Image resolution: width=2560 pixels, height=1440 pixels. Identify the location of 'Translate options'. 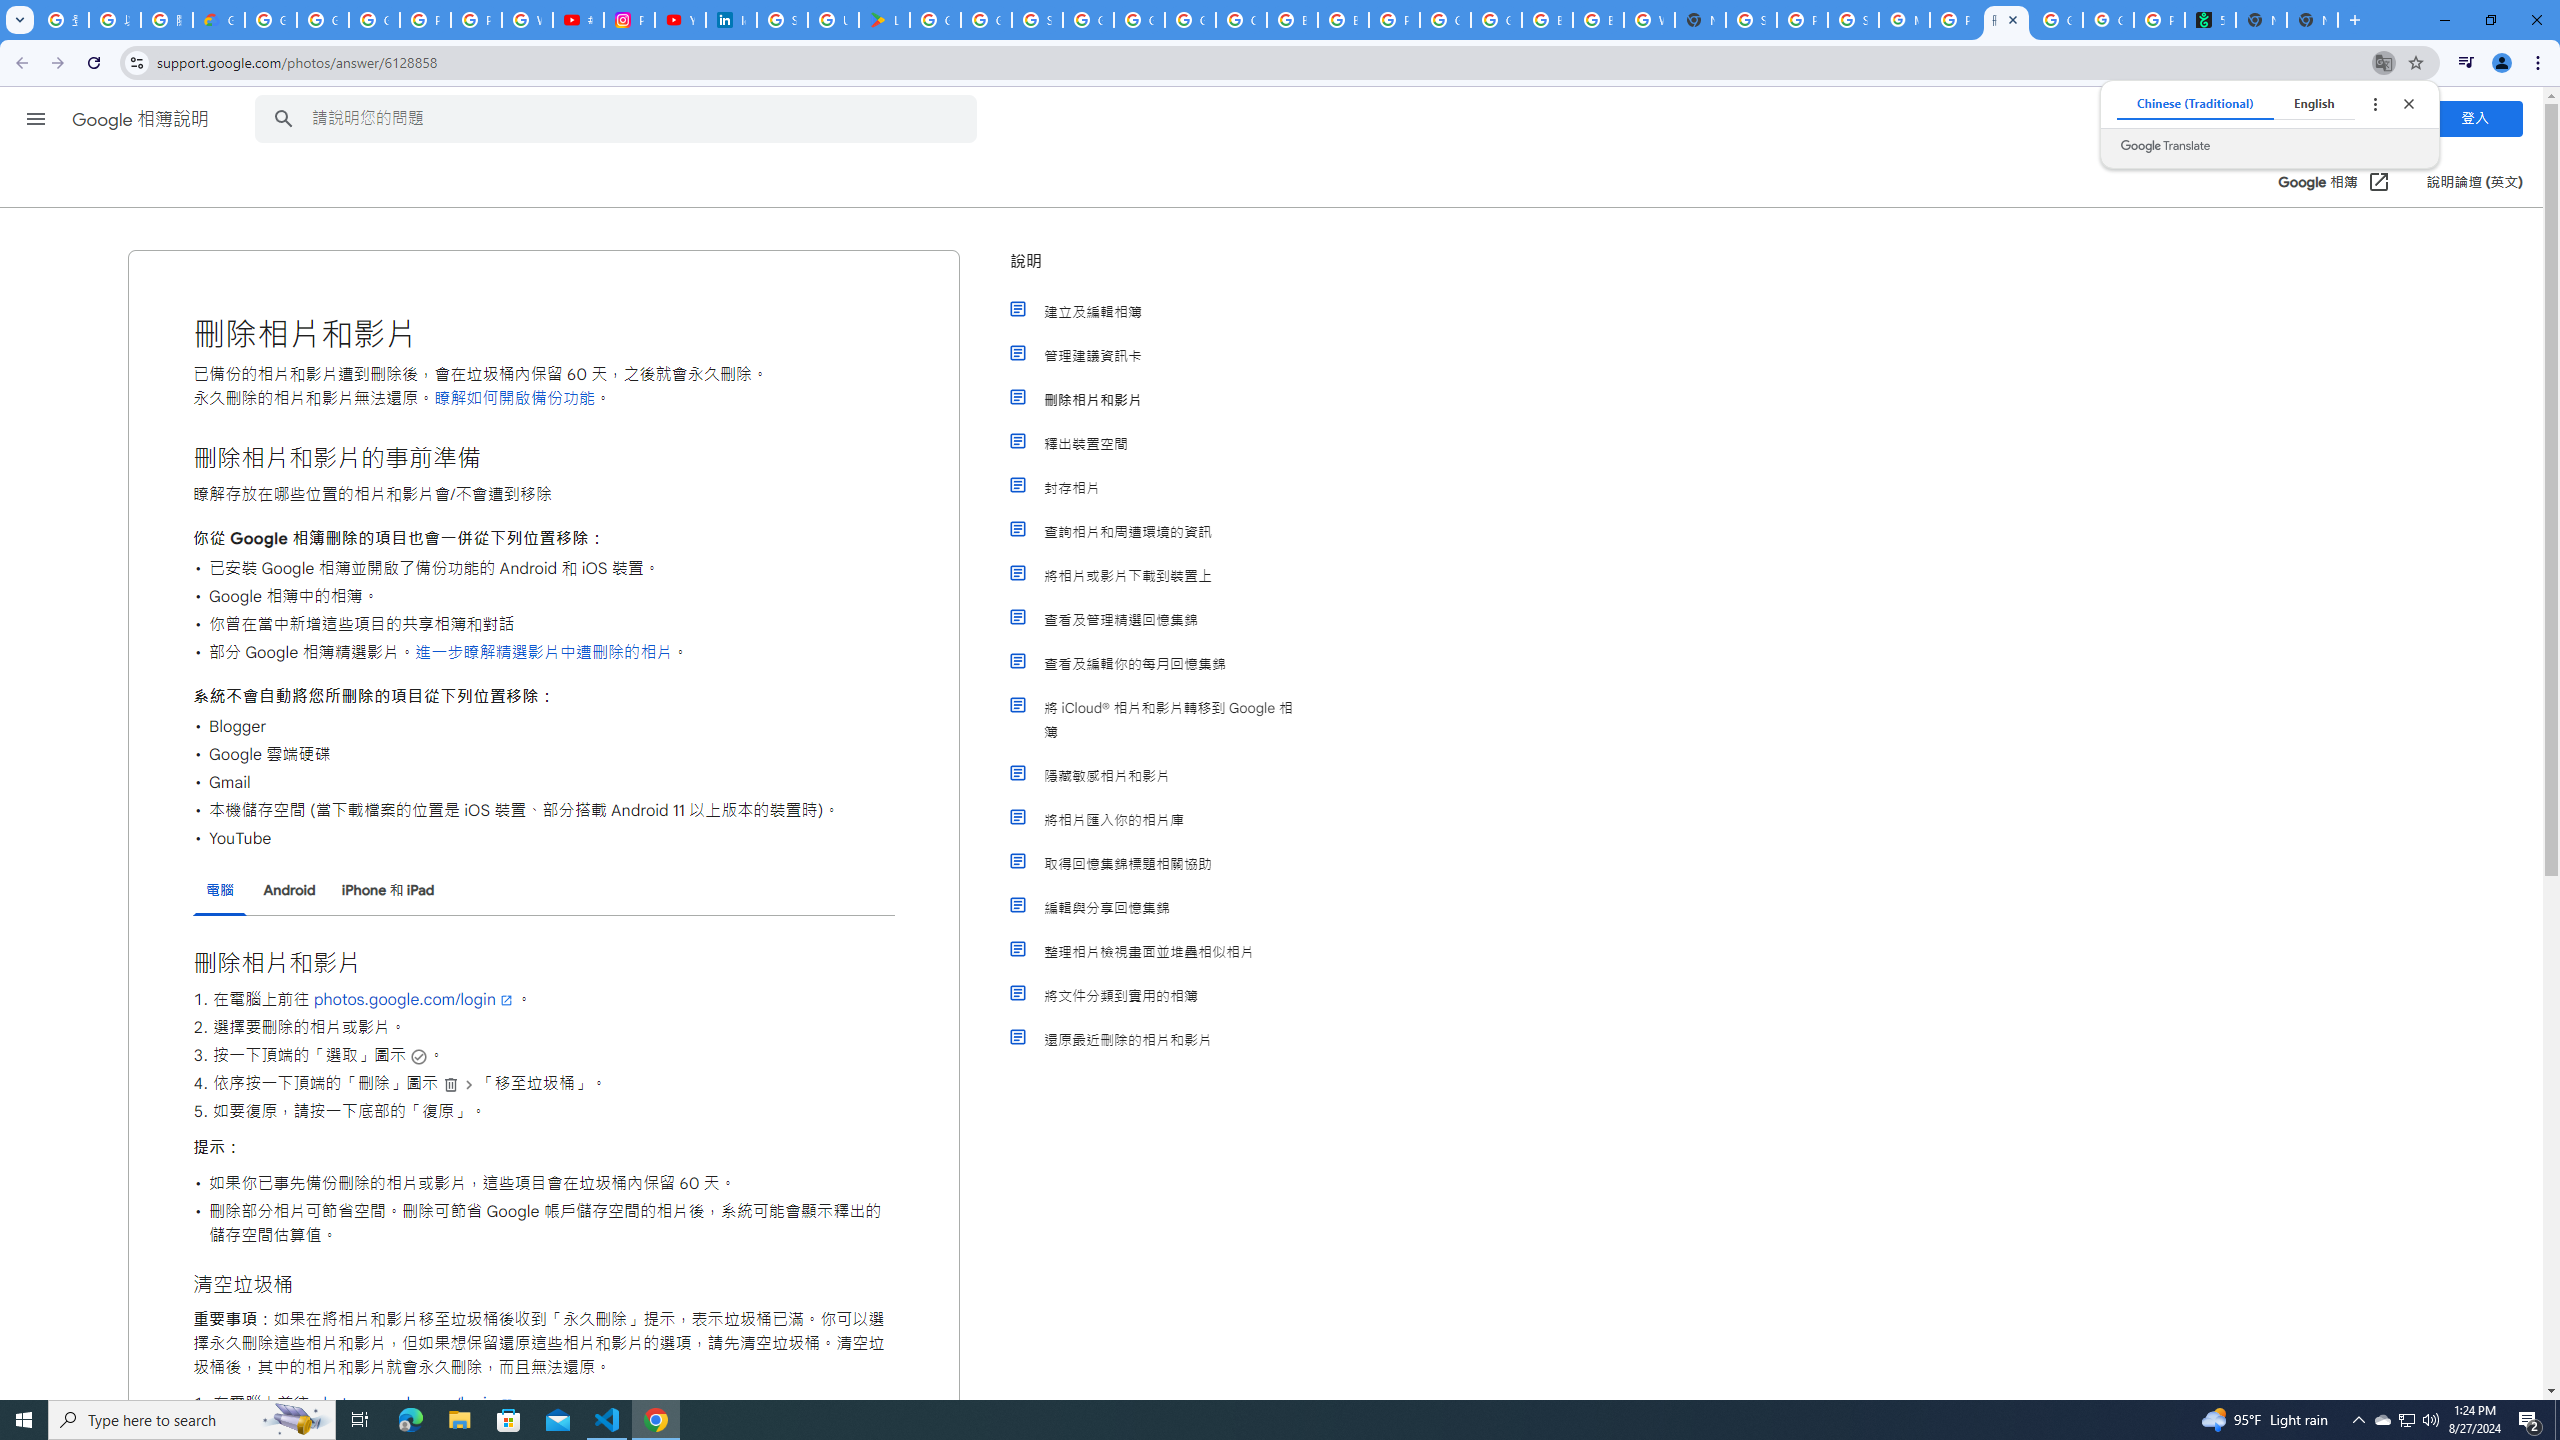
(2373, 103).